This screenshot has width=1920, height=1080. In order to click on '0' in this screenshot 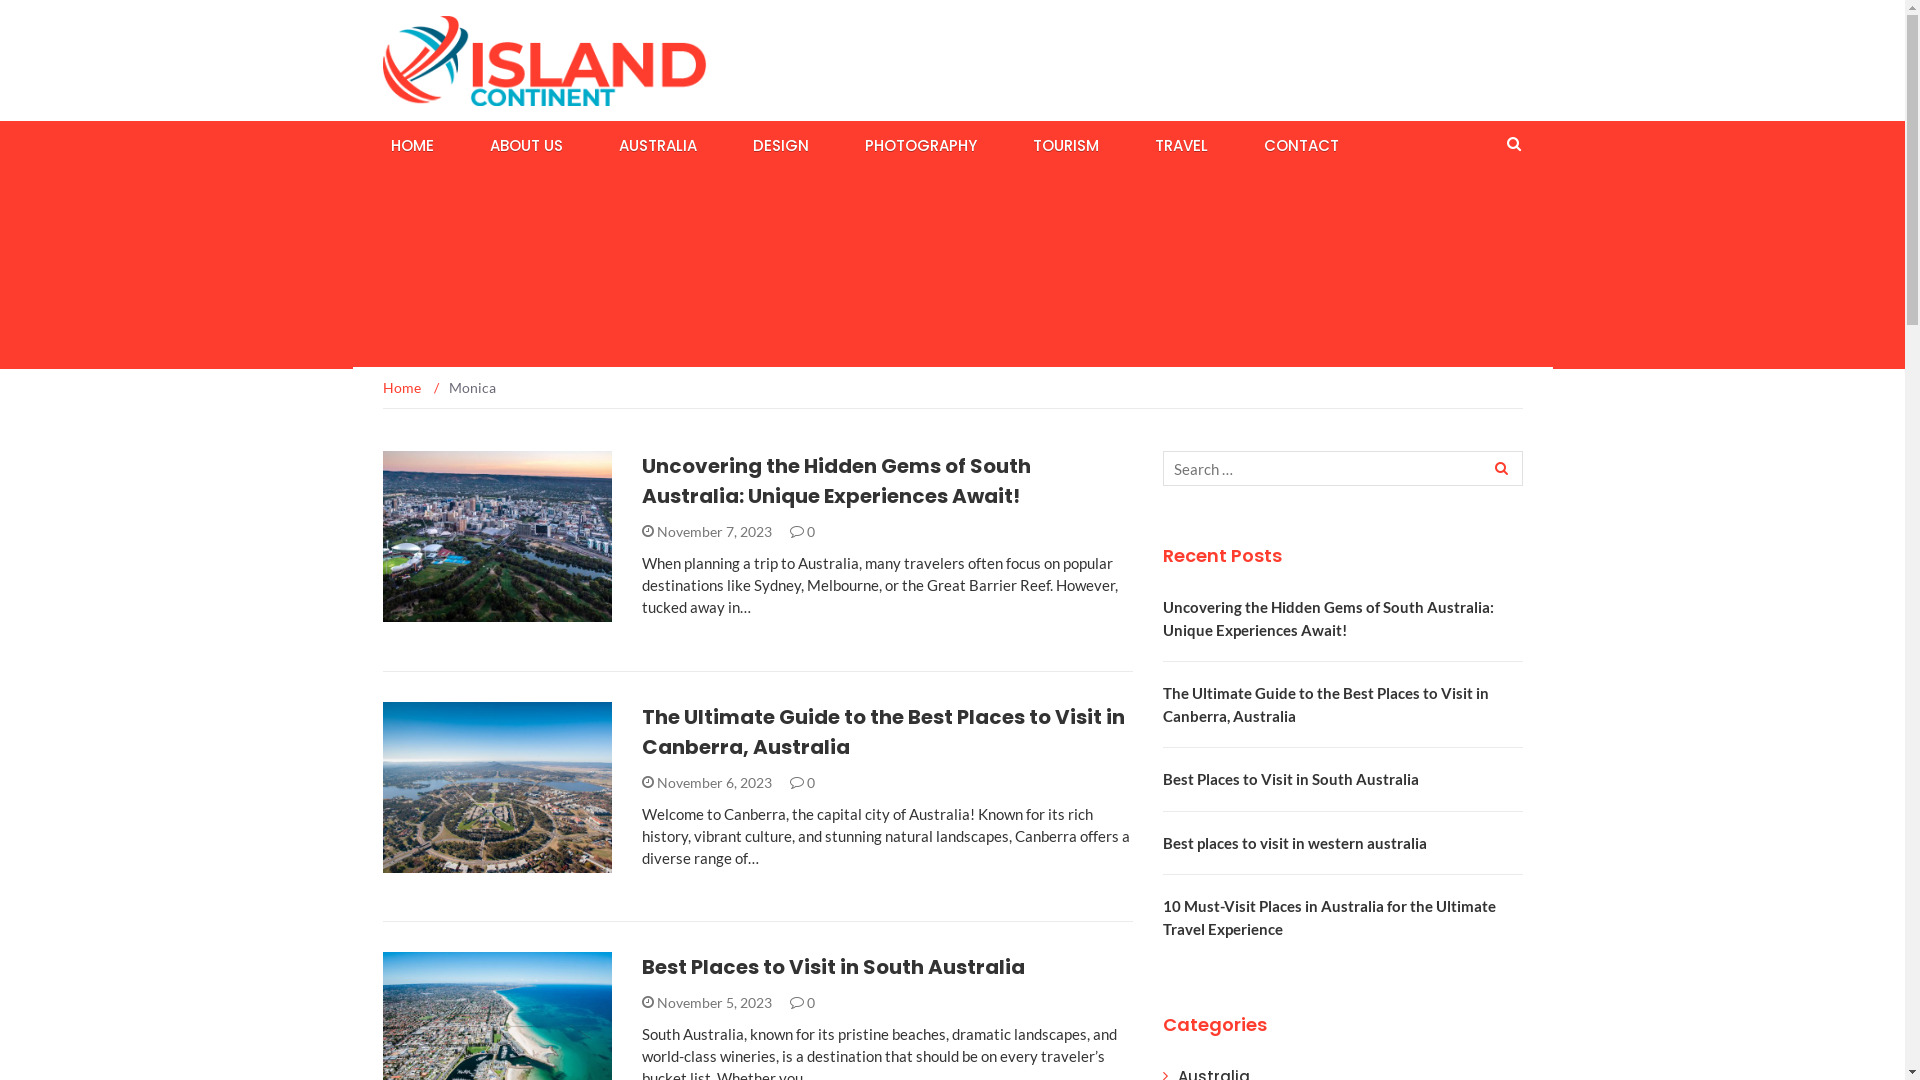, I will do `click(789, 530)`.